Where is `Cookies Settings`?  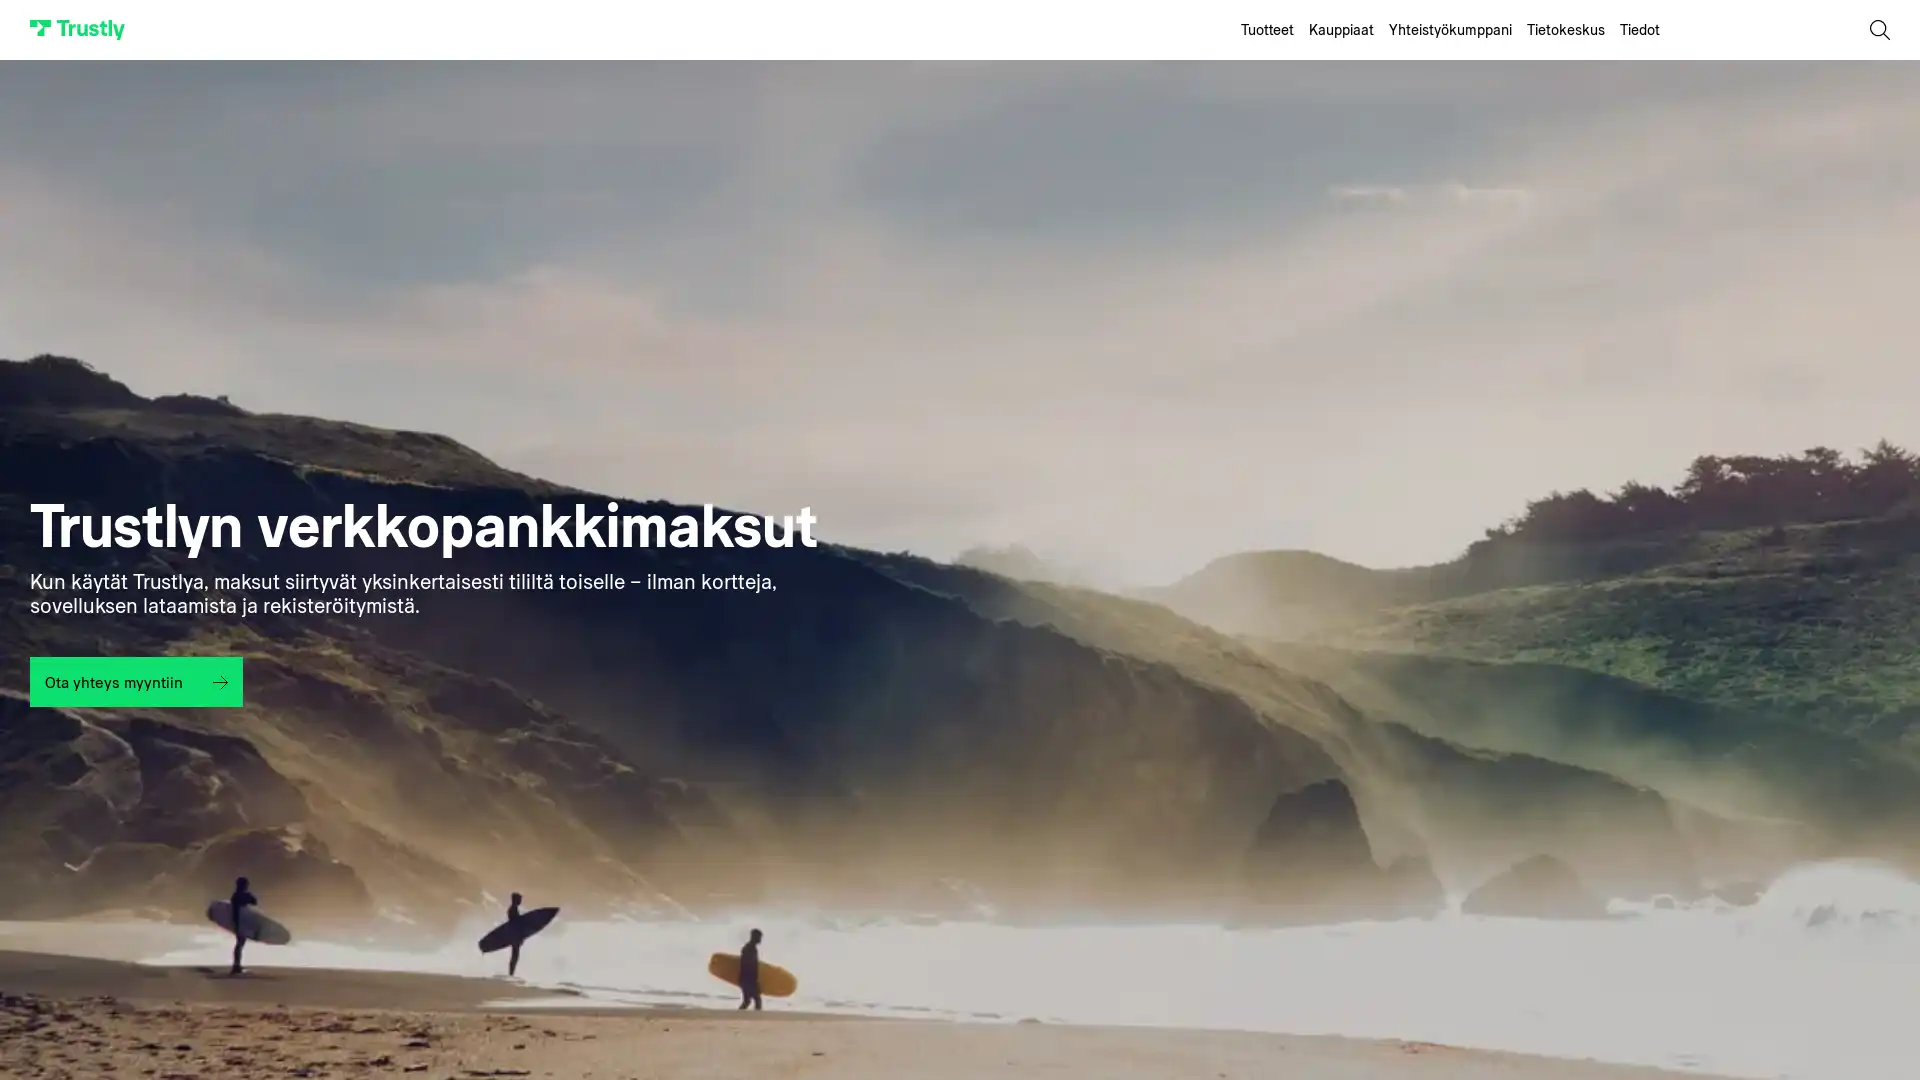 Cookies Settings is located at coordinates (1167, 231).